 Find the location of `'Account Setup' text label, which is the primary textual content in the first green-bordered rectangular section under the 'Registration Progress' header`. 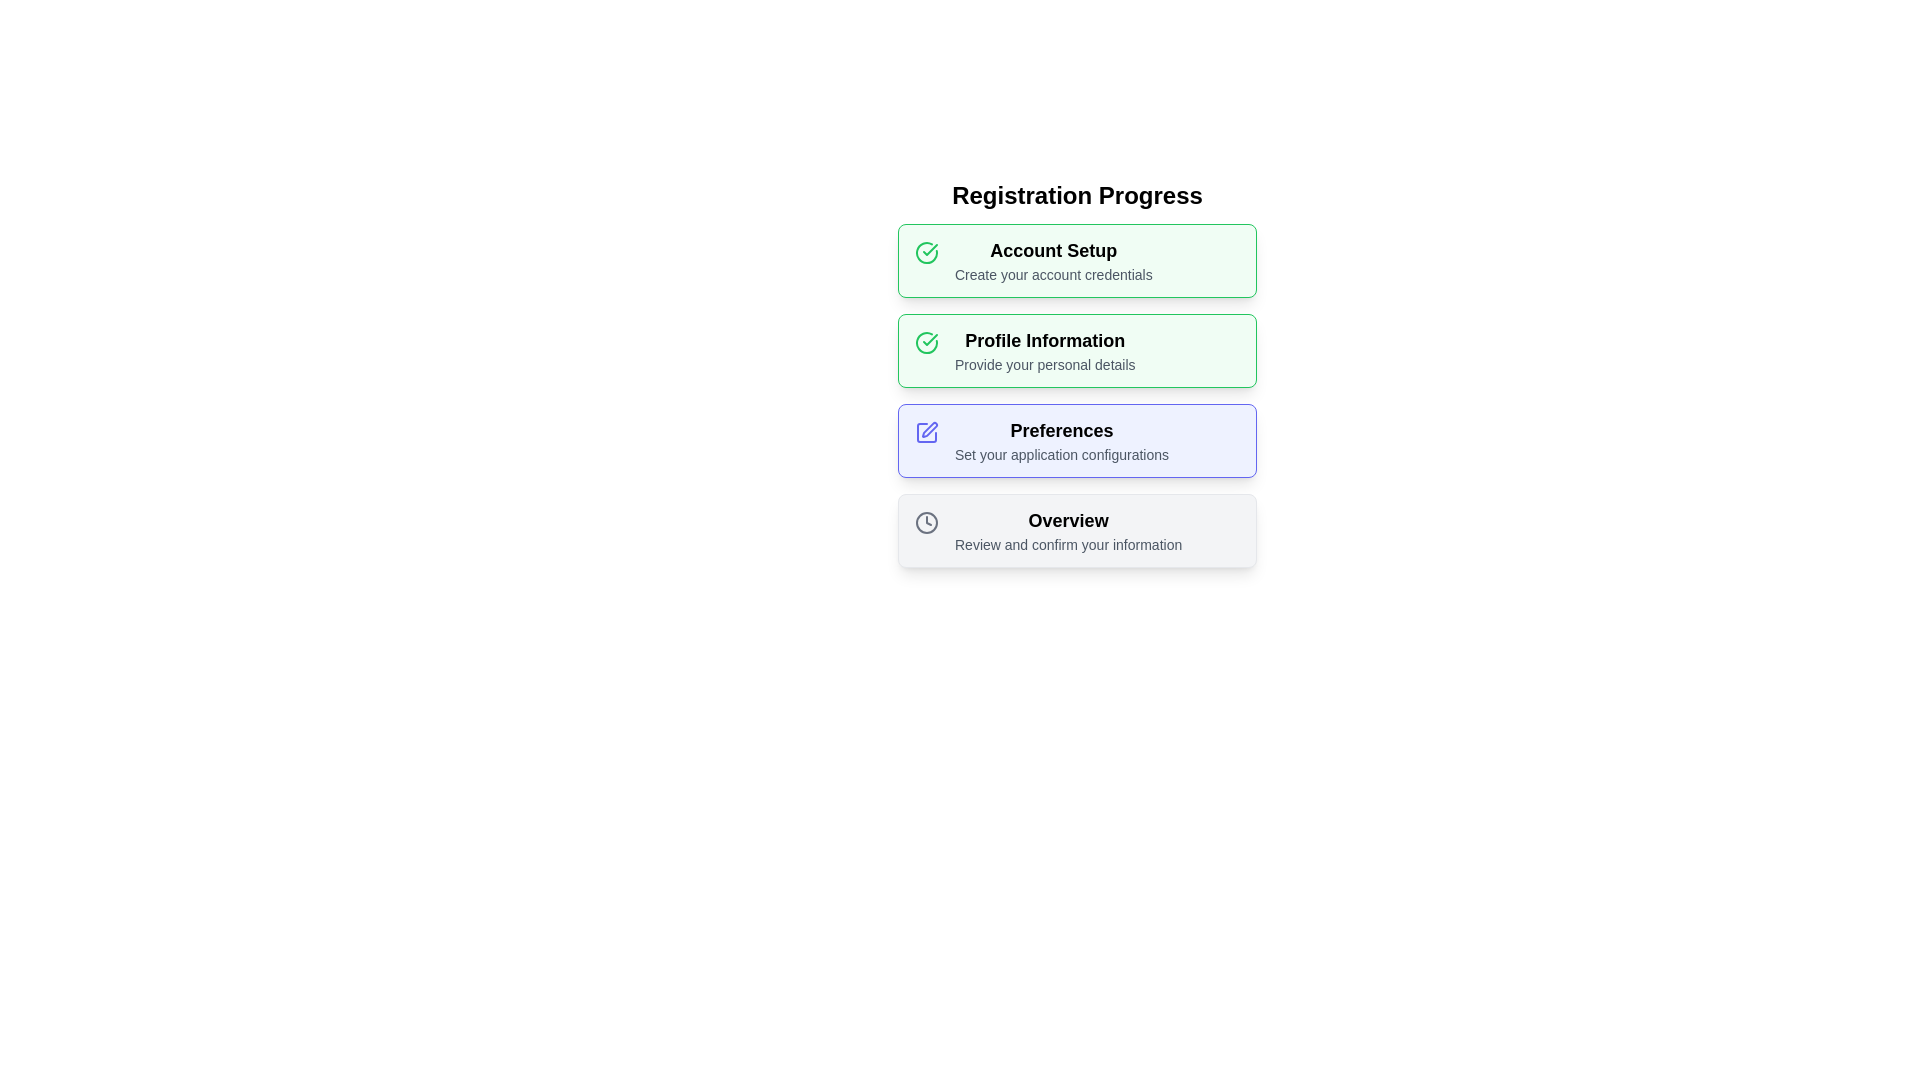

'Account Setup' text label, which is the primary textual content in the first green-bordered rectangular section under the 'Registration Progress' header is located at coordinates (1052, 260).